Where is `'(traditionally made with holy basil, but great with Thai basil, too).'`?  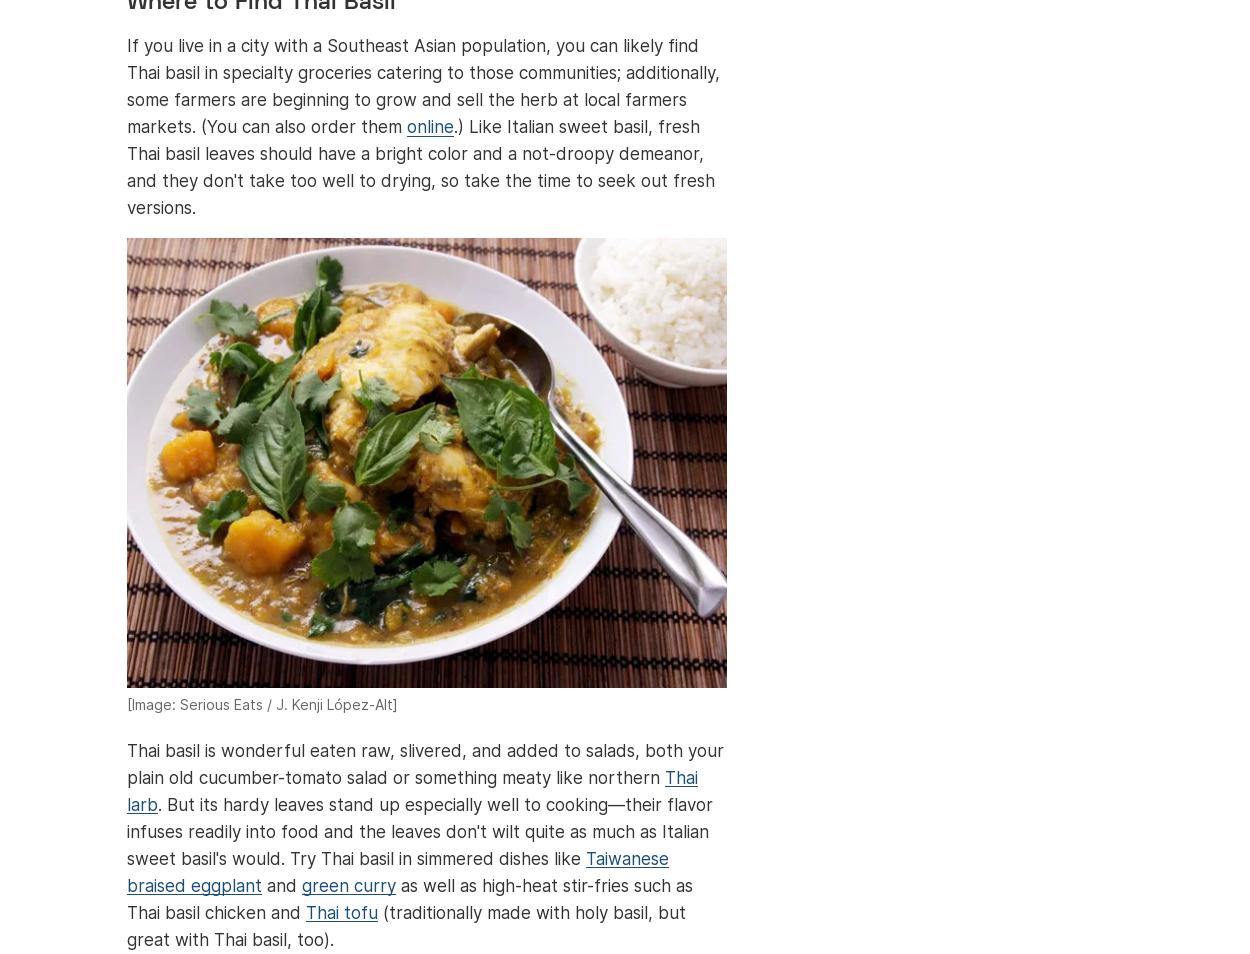
'(traditionally made with holy basil, but great with Thai basil, too).' is located at coordinates (127, 926).